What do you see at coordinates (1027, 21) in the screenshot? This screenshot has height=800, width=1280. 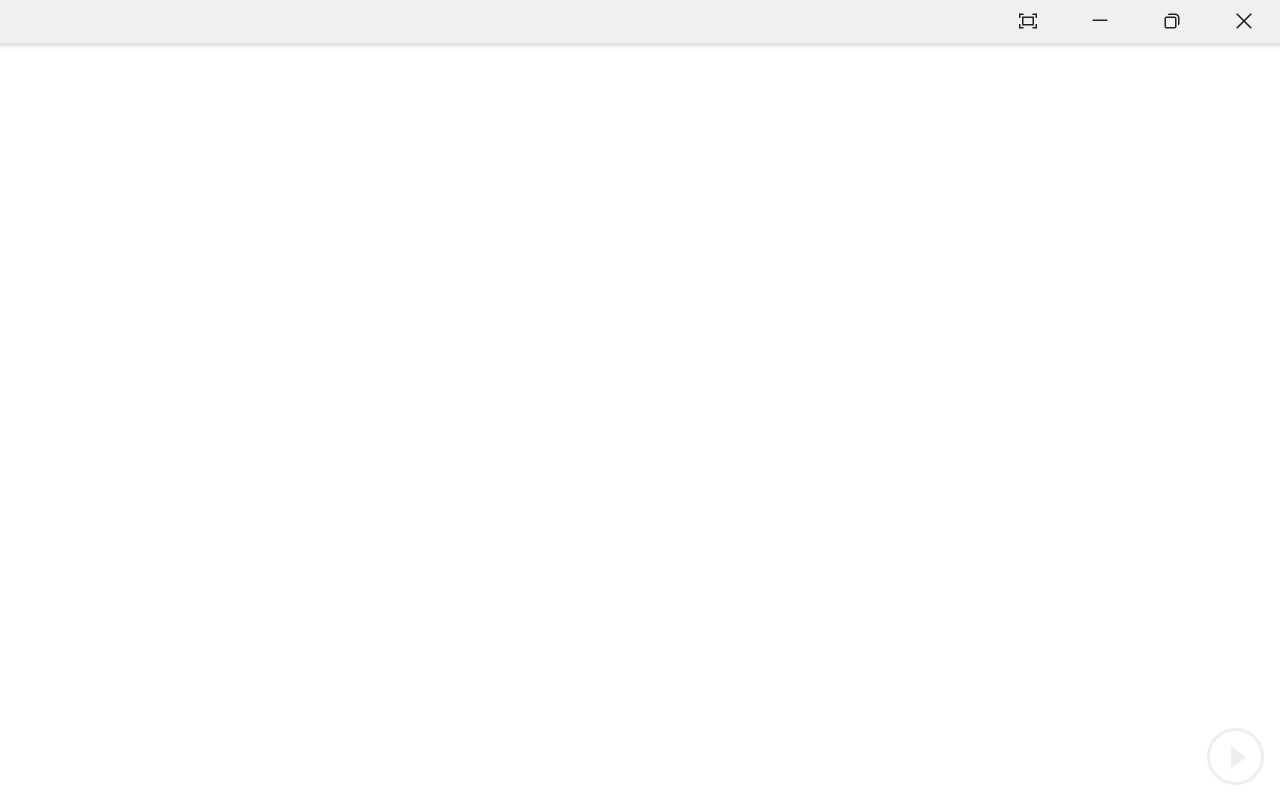 I see `'Auto-hide Reading Toolbar'` at bounding box center [1027, 21].